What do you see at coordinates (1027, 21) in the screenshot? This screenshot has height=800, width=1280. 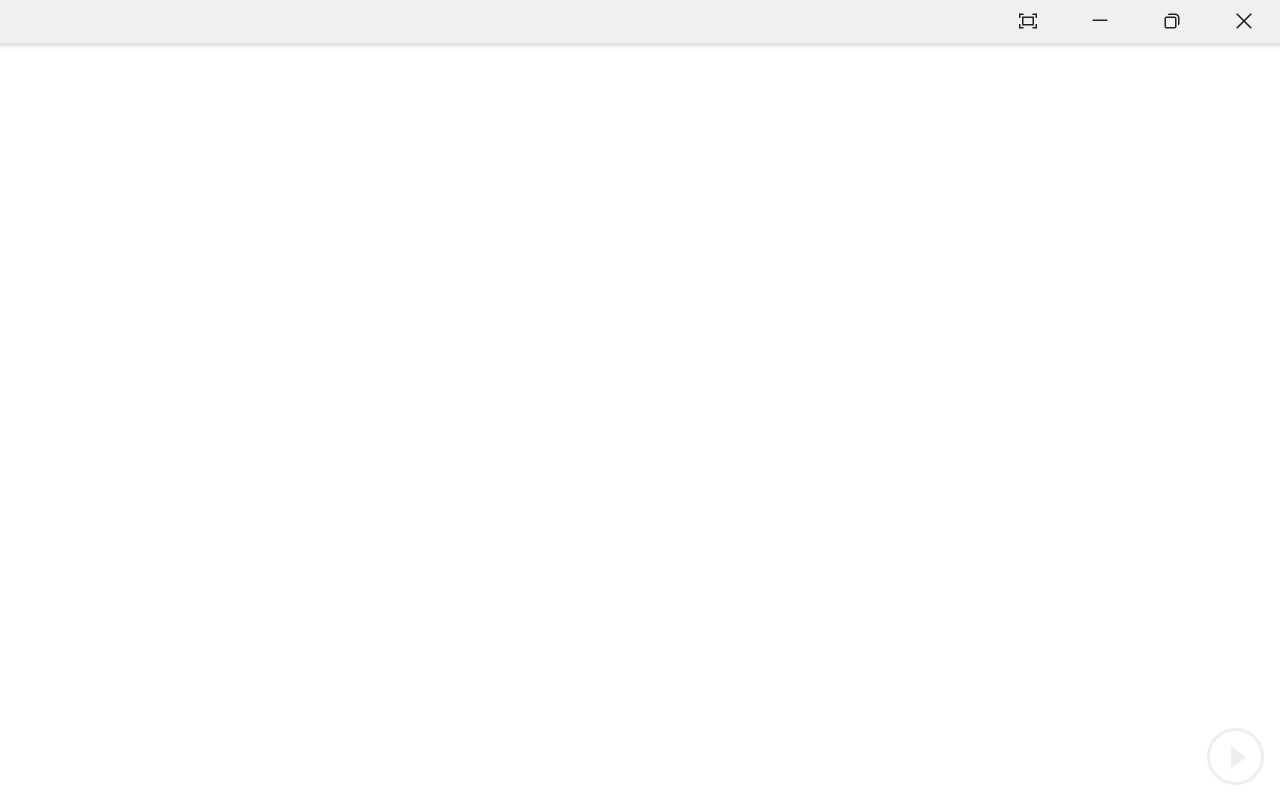 I see `'Auto-hide Reading Toolbar'` at bounding box center [1027, 21].